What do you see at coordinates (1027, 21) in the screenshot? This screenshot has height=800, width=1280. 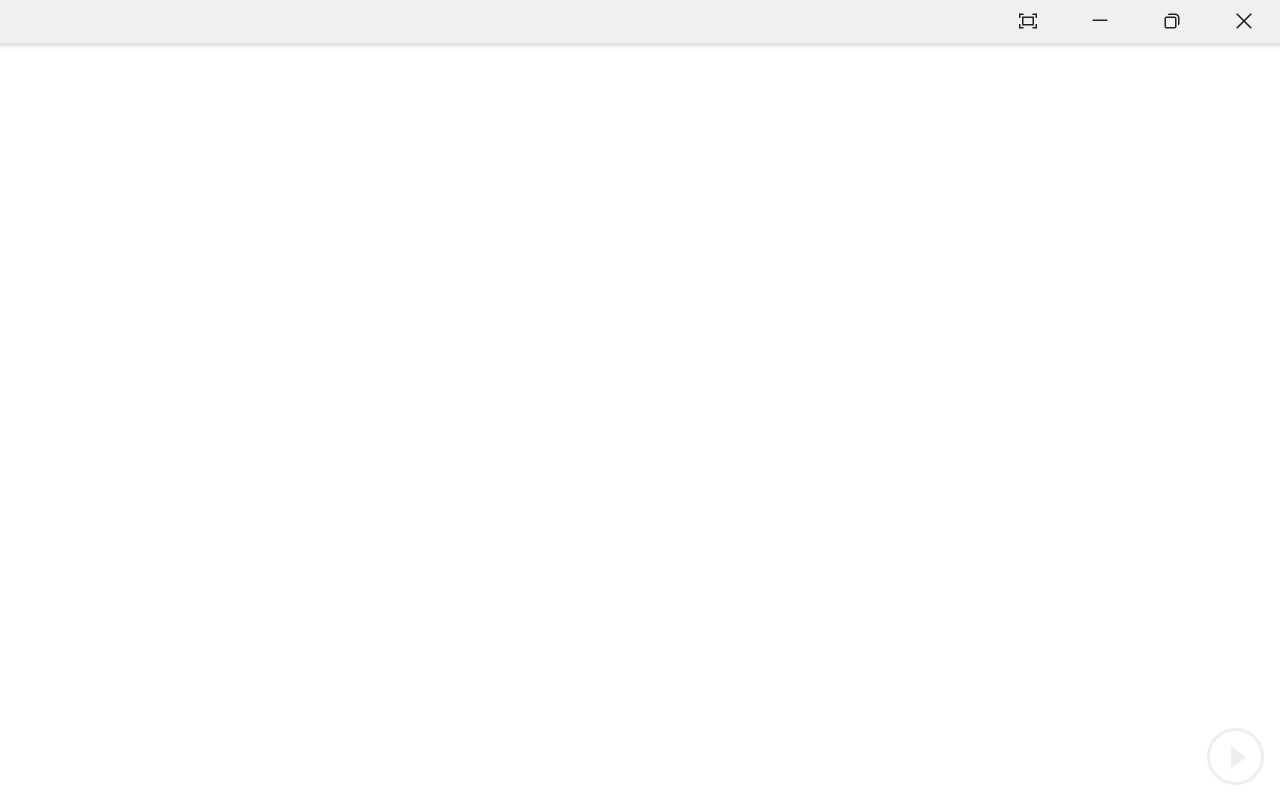 I see `'Auto-hide Reading Toolbar'` at bounding box center [1027, 21].